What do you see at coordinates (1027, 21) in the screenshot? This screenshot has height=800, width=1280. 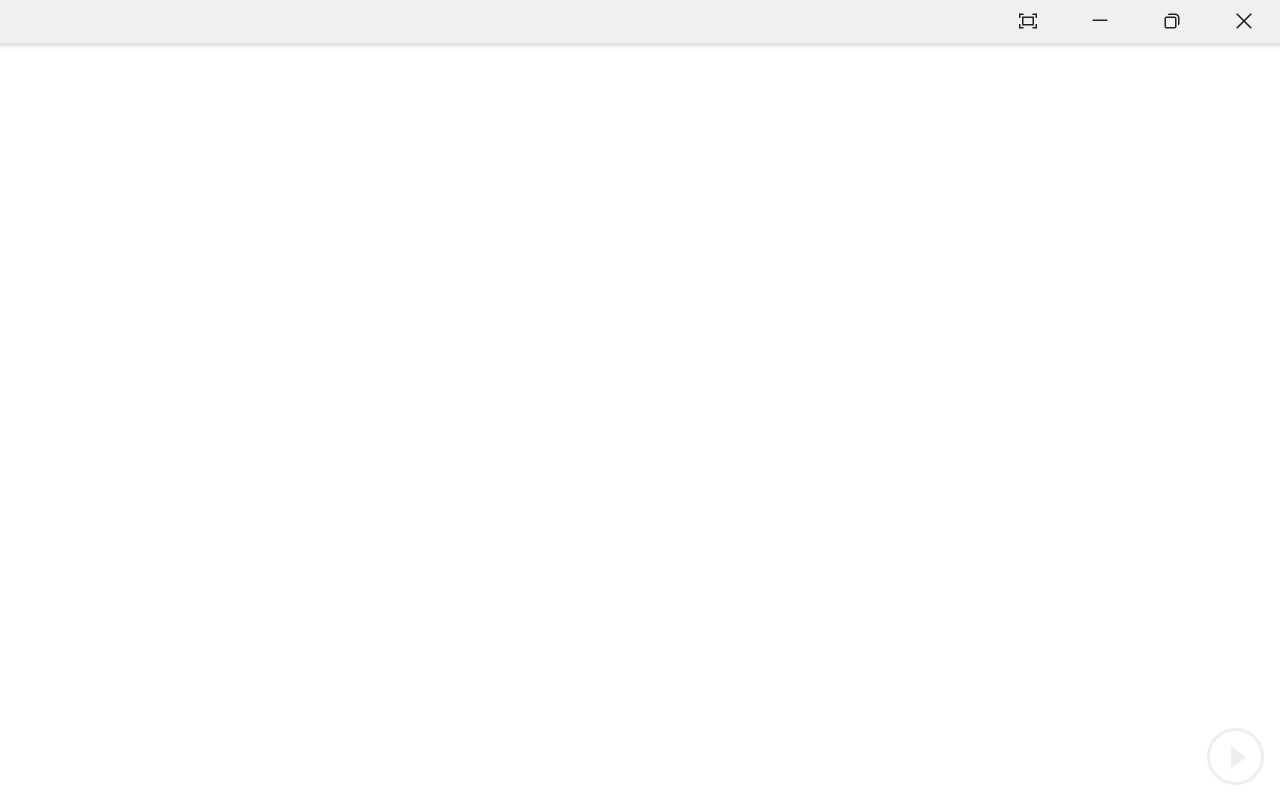 I see `'Auto-hide Reading Toolbar'` at bounding box center [1027, 21].